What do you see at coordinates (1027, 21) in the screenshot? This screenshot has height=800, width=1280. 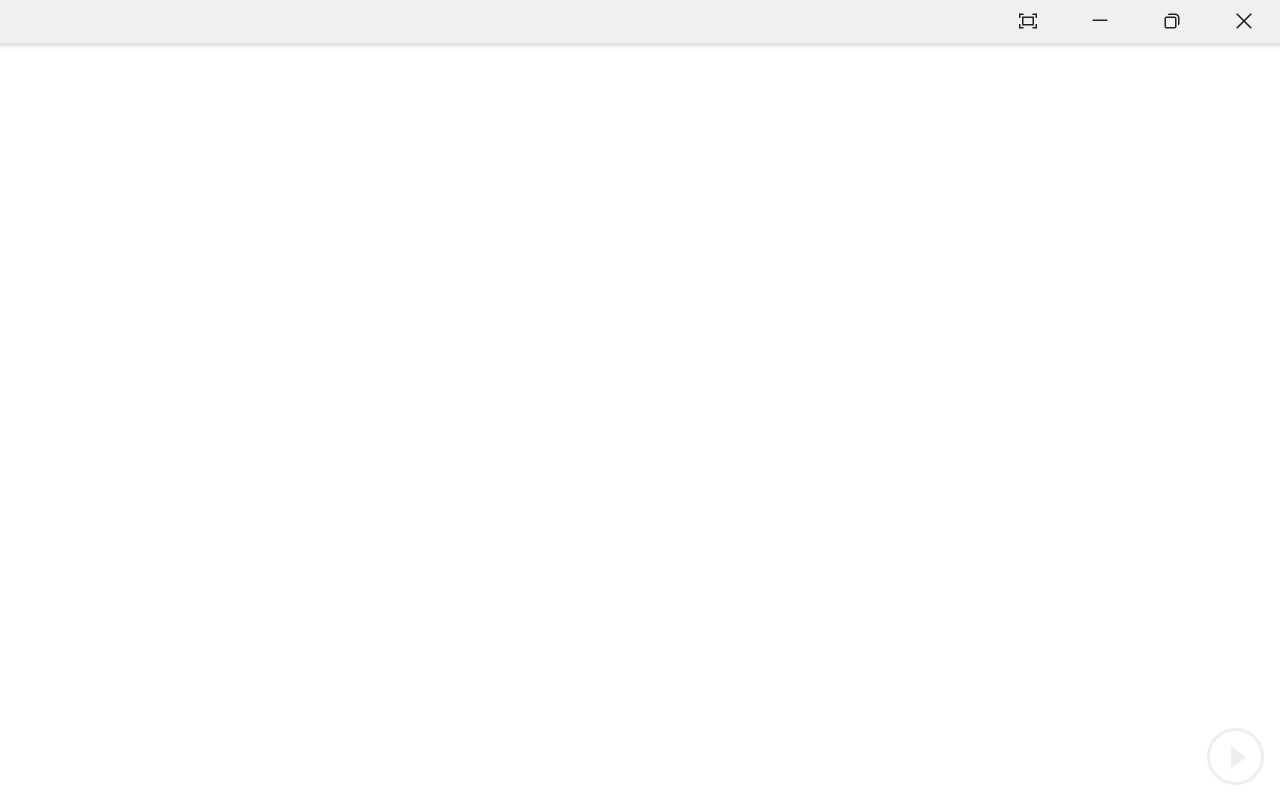 I see `'Auto-hide Reading Toolbar'` at bounding box center [1027, 21].